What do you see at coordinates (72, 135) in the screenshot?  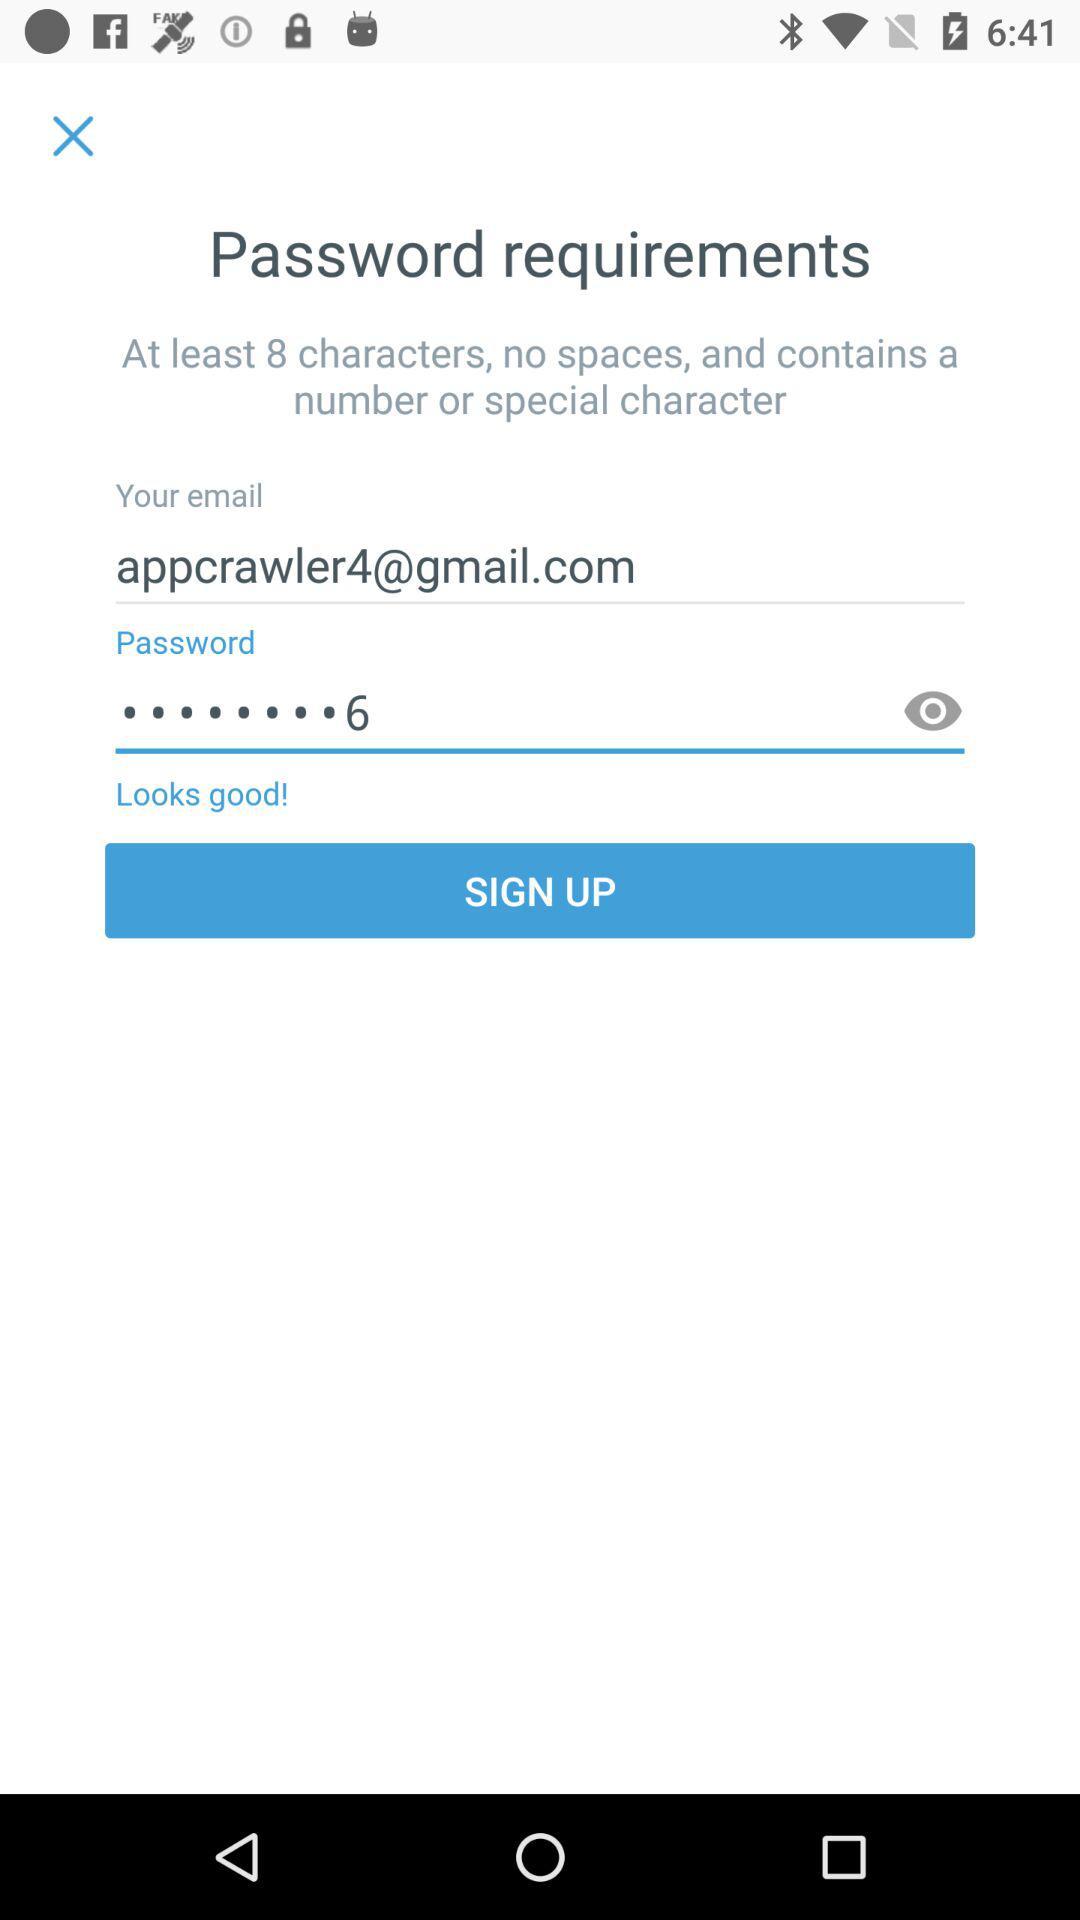 I see `the close icon` at bounding box center [72, 135].